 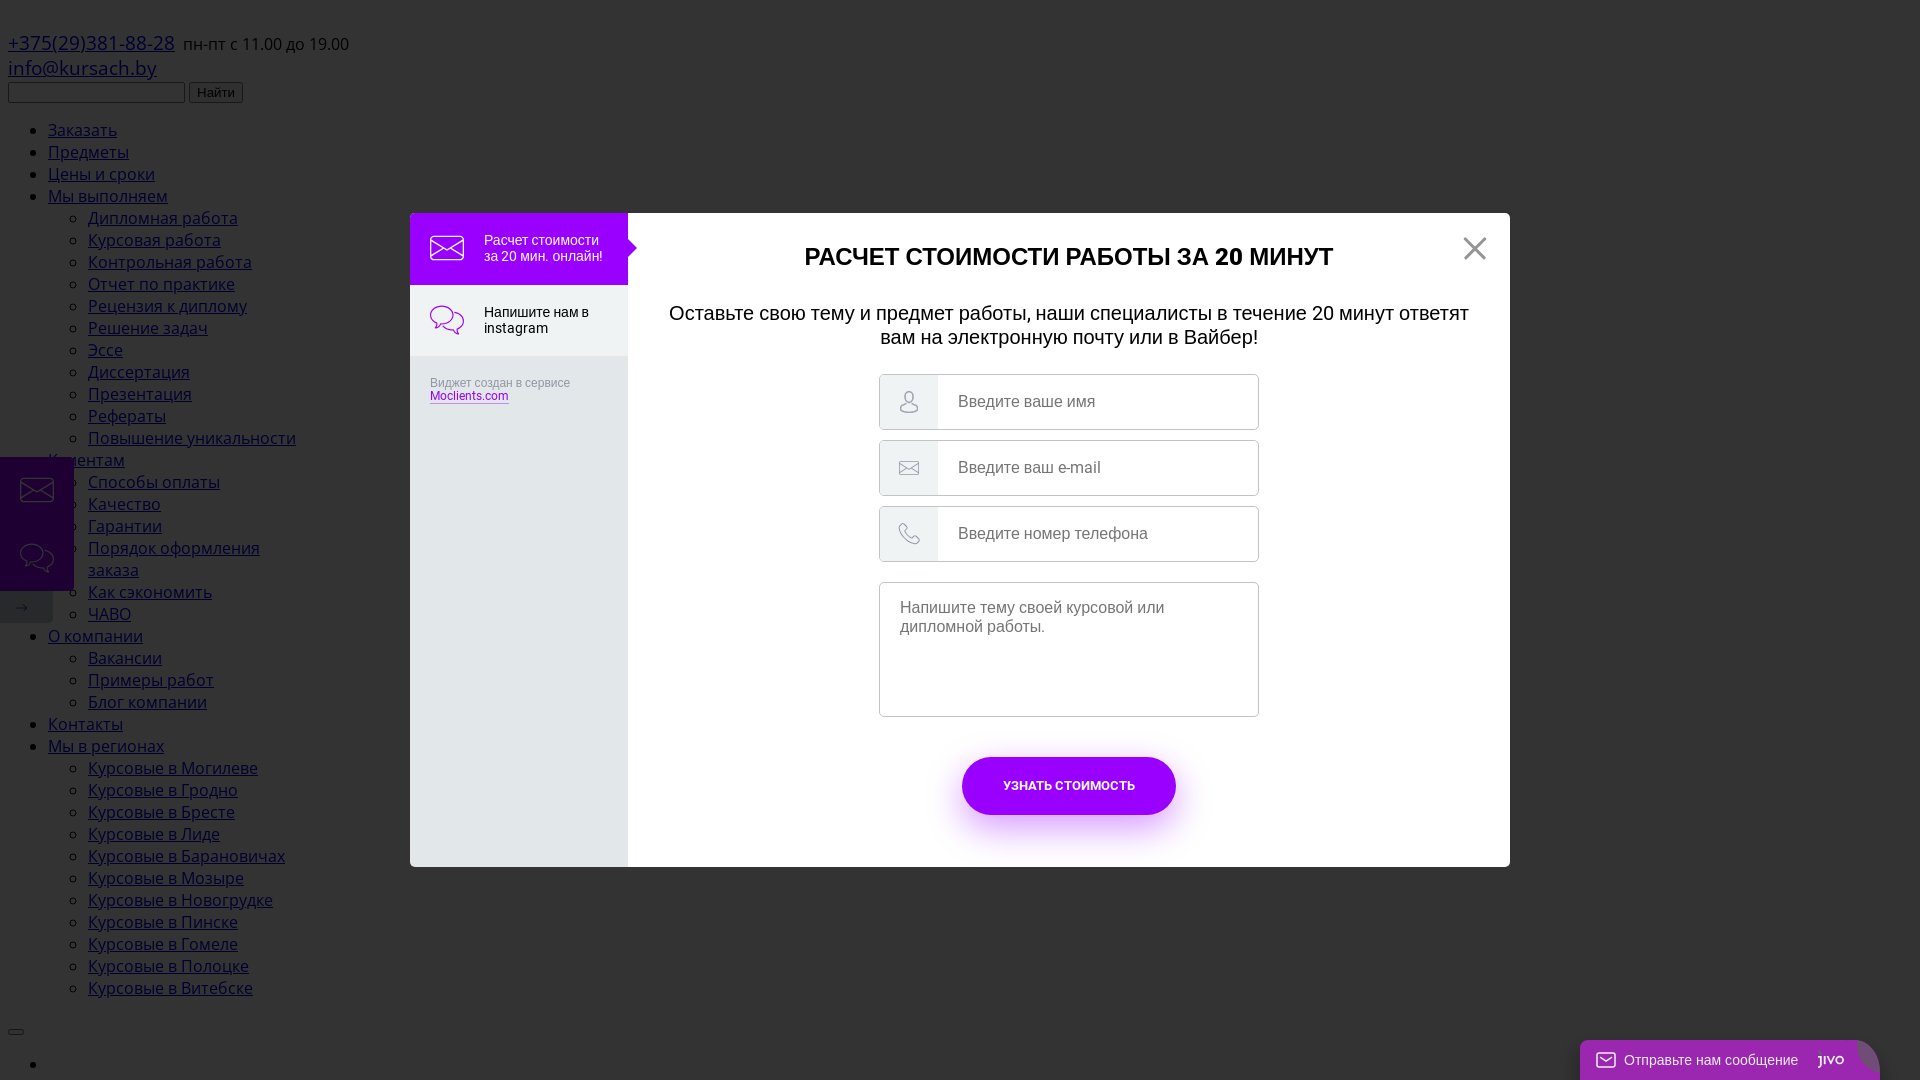 I want to click on 'Moclients.com', so click(x=429, y=396).